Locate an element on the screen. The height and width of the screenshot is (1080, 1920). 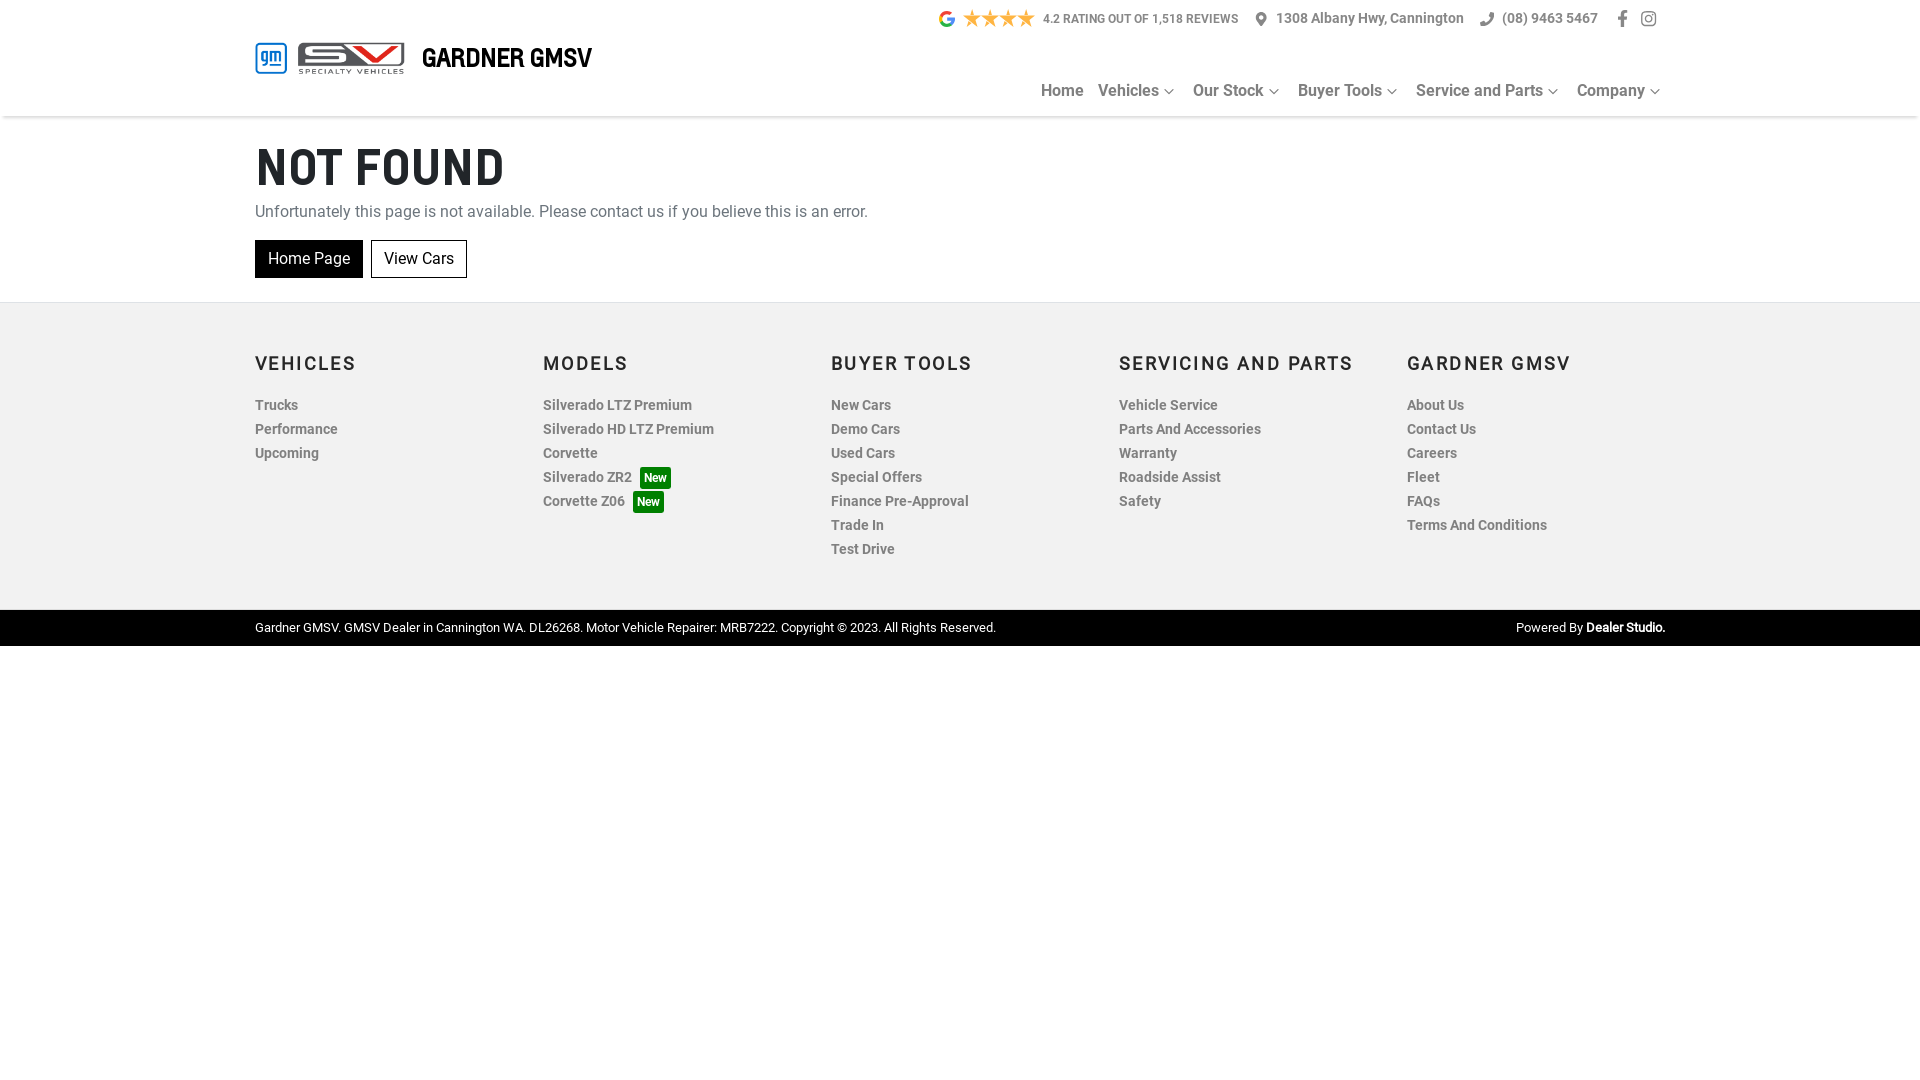
'Buyer Tools' is located at coordinates (1343, 91).